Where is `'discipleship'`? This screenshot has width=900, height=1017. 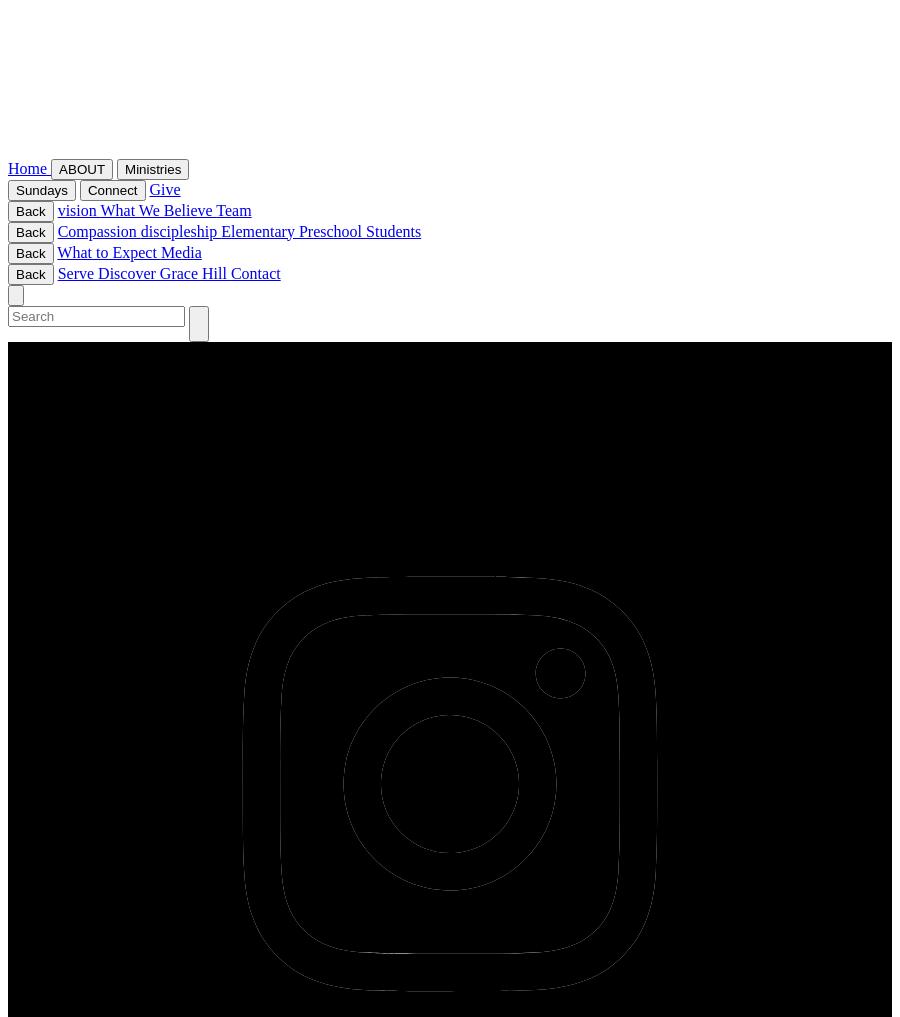
'discipleship' is located at coordinates (180, 229).